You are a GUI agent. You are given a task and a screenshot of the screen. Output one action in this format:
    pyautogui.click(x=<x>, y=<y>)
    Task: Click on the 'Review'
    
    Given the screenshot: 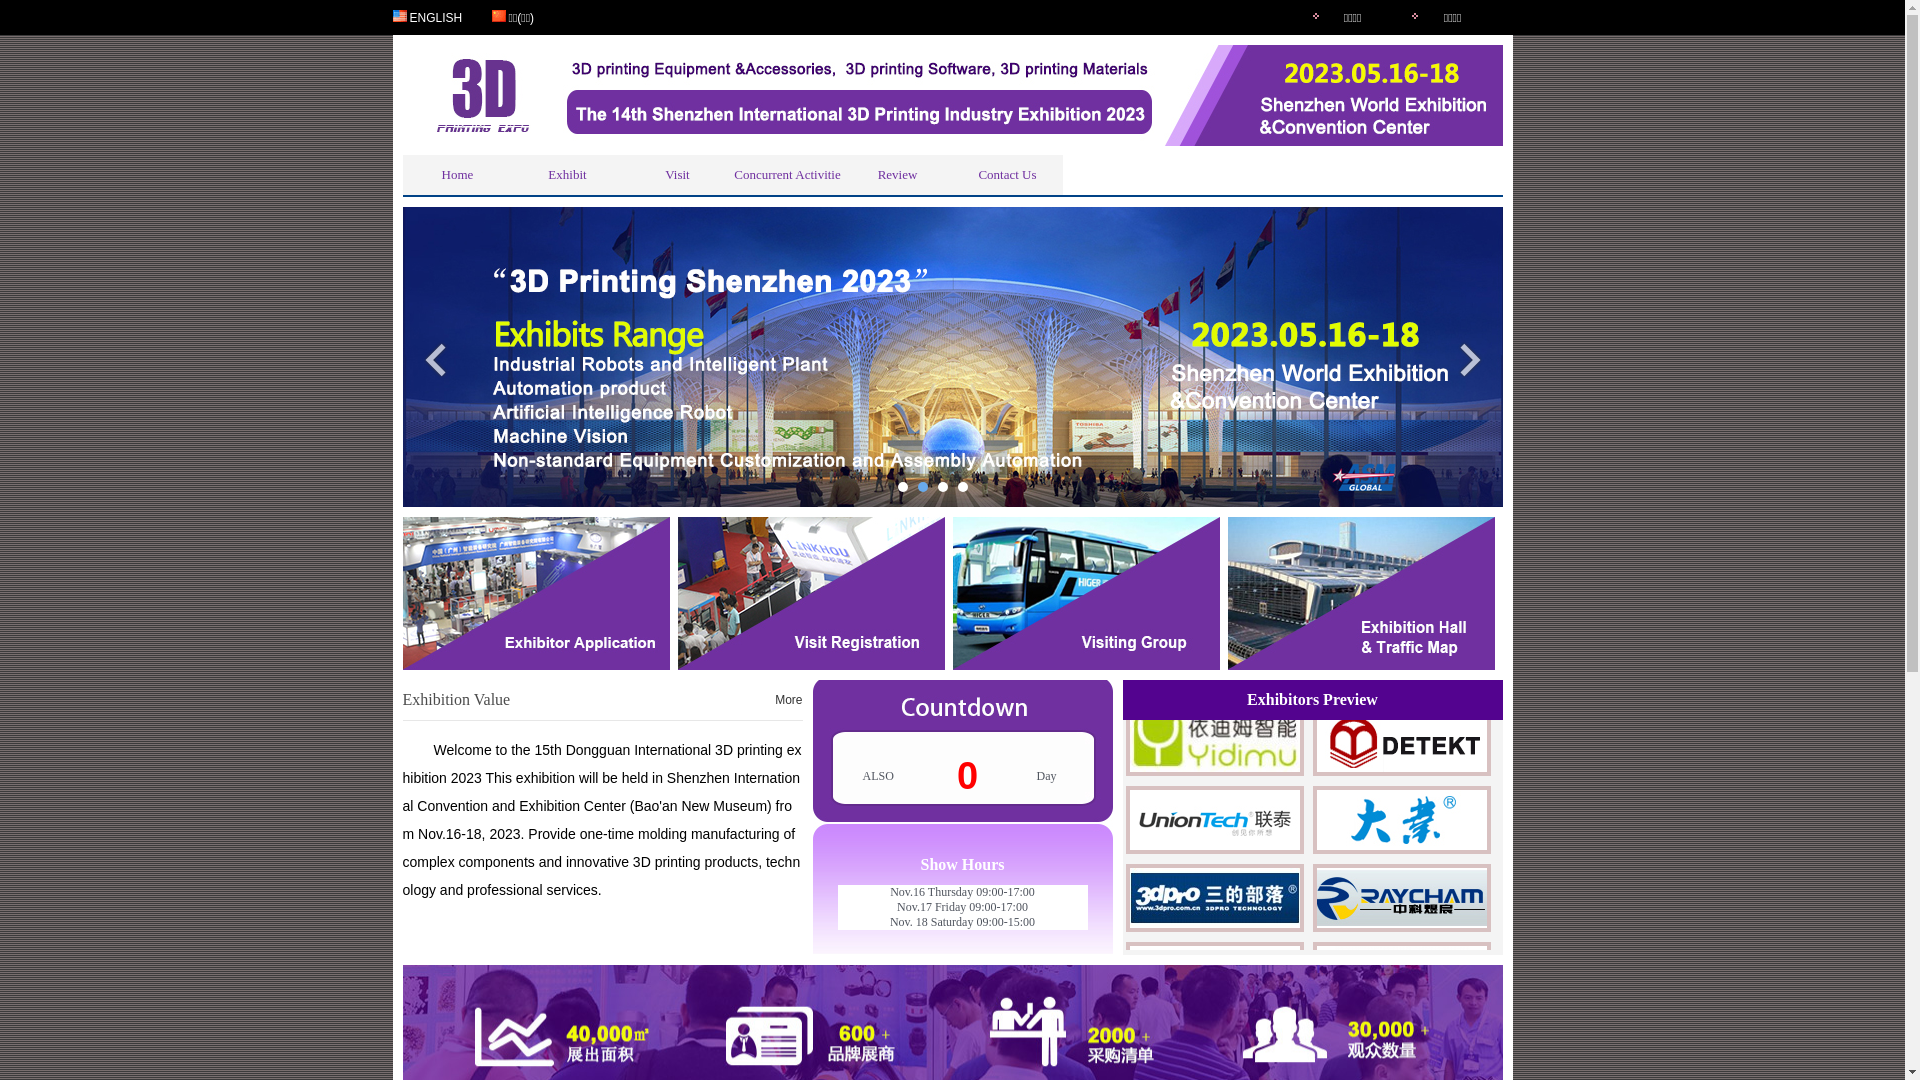 What is the action you would take?
    pyautogui.click(x=896, y=173)
    